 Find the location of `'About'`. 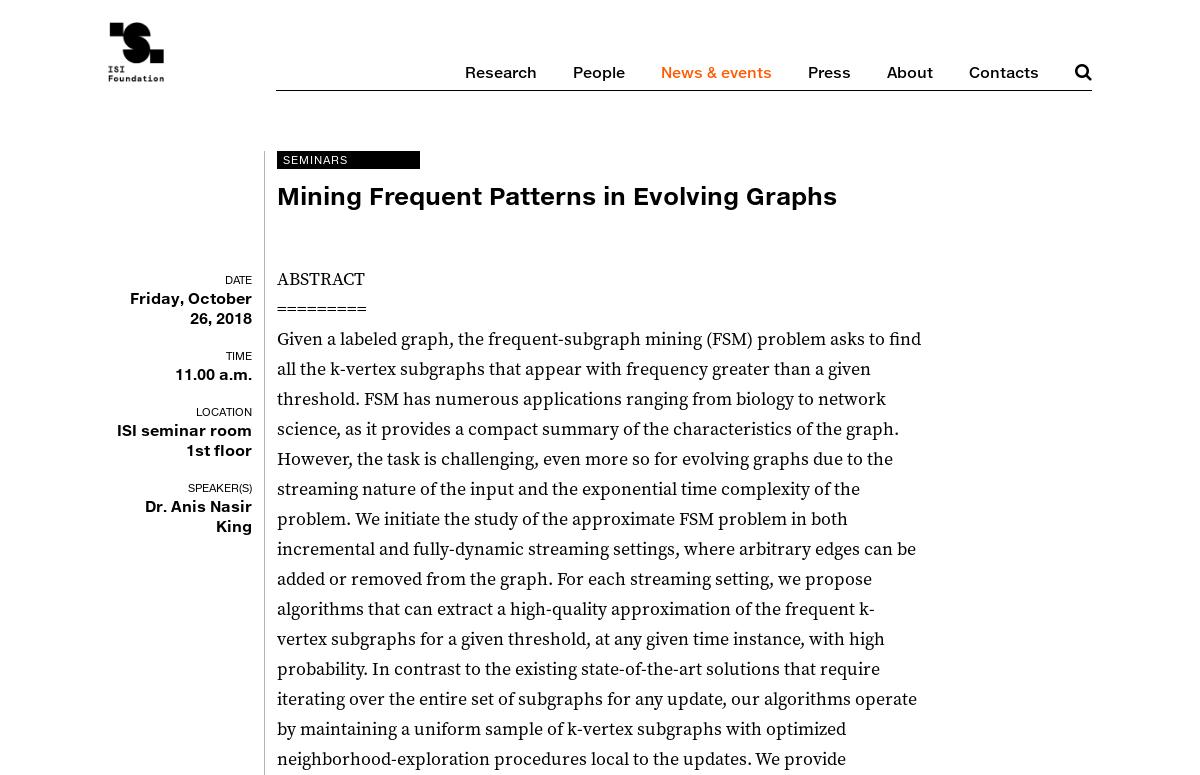

'About' is located at coordinates (908, 70).